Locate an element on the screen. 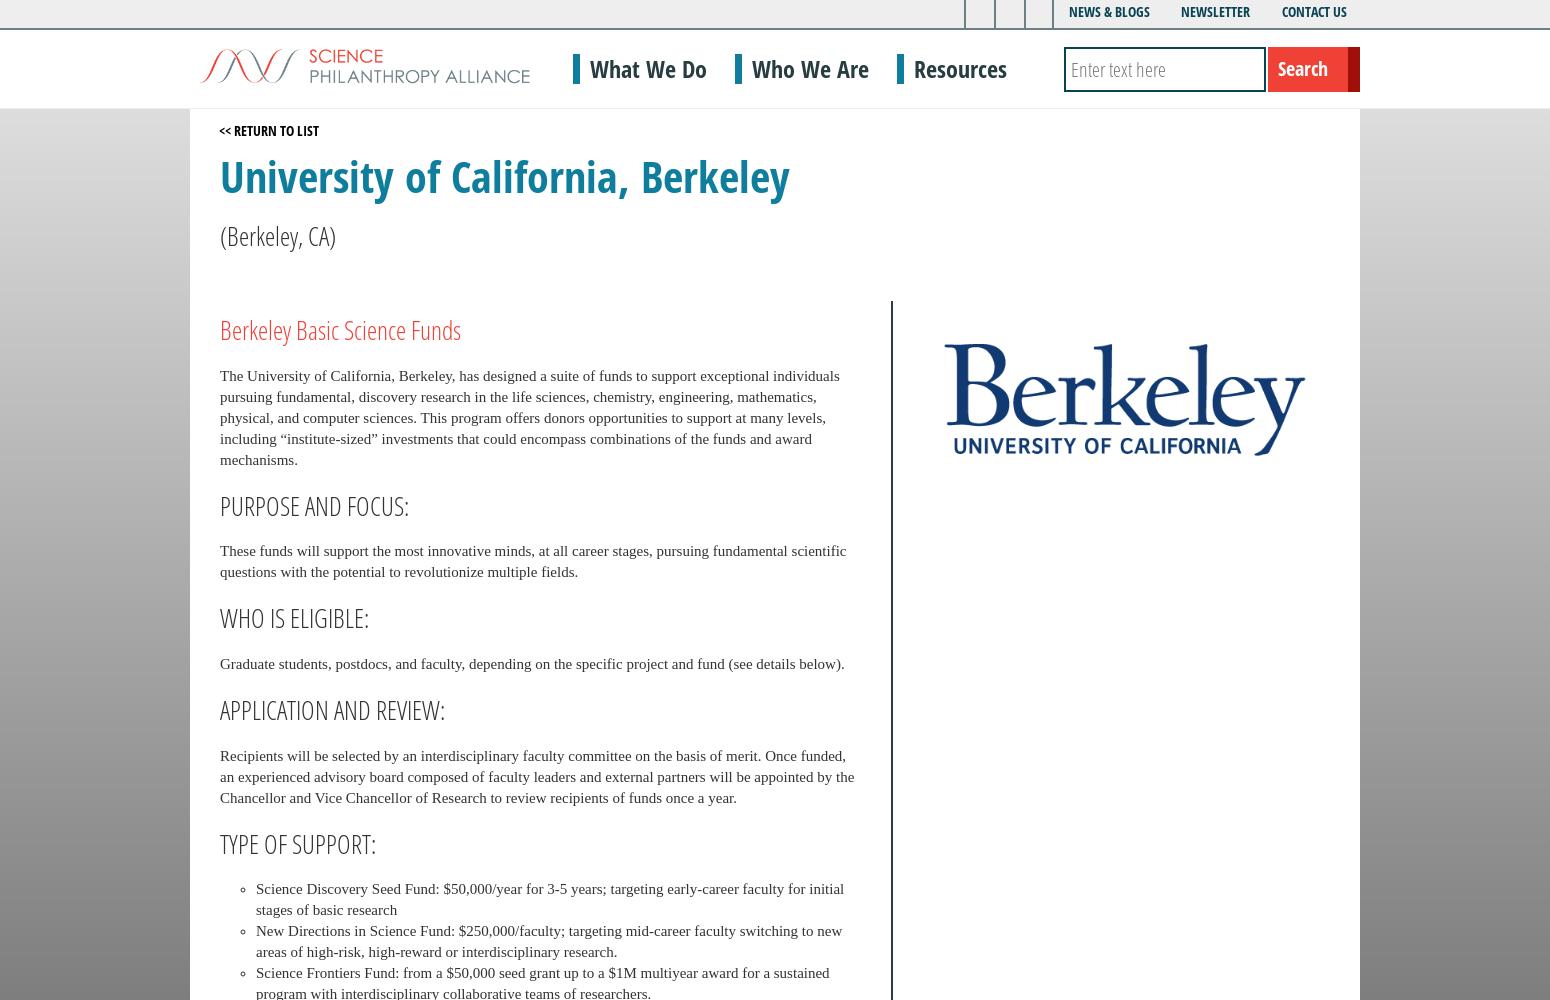 This screenshot has width=1550, height=1000. 'Who We Are' is located at coordinates (809, 67).